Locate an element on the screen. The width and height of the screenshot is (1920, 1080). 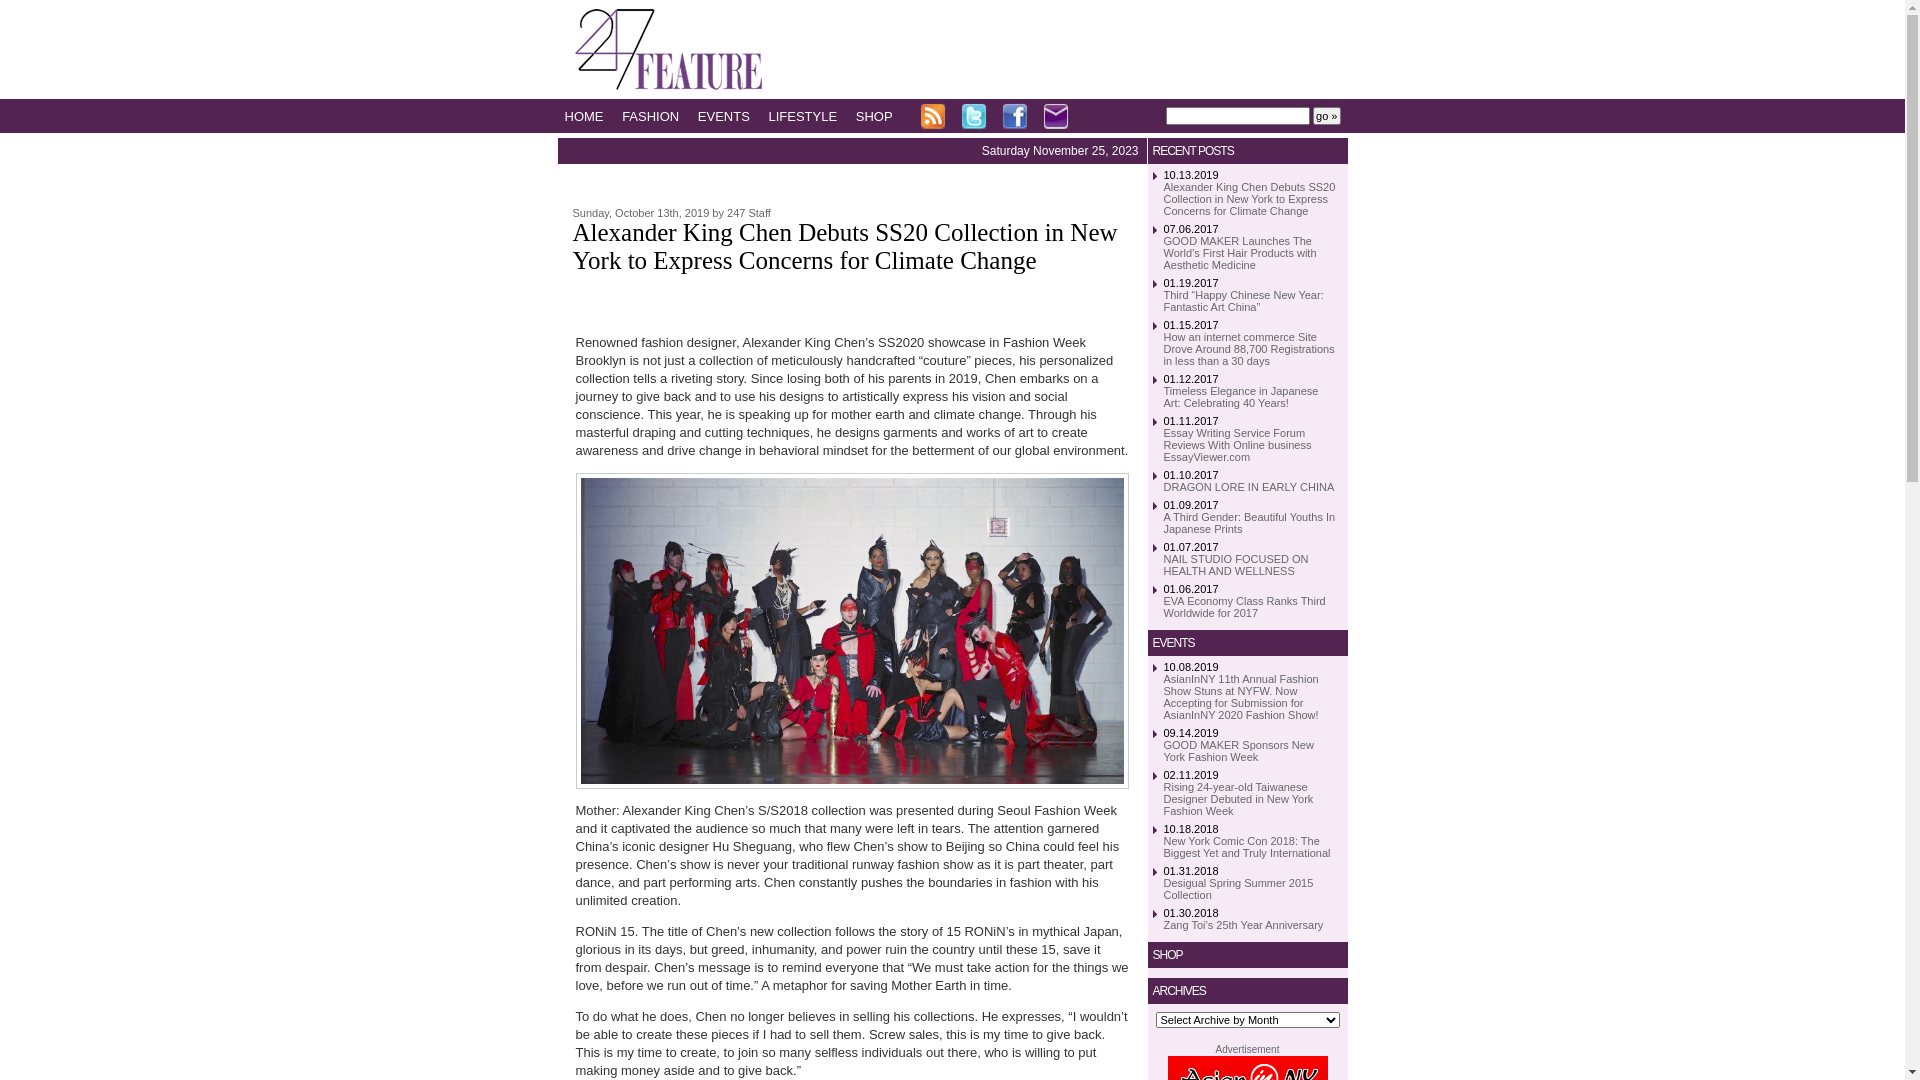
'HOME' is located at coordinates (563, 115).